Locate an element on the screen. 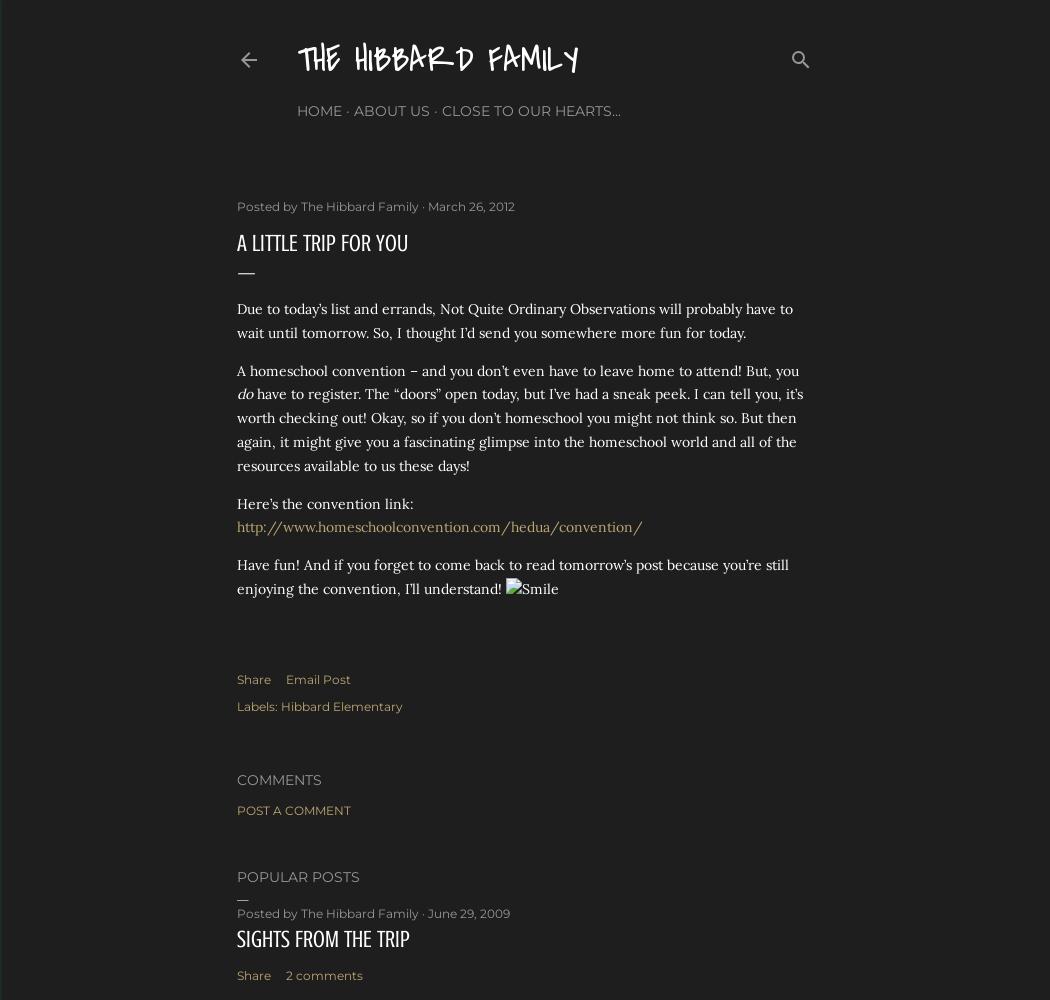 This screenshot has height=1000, width=1050. 'Hibbard Elementary' is located at coordinates (340, 705).